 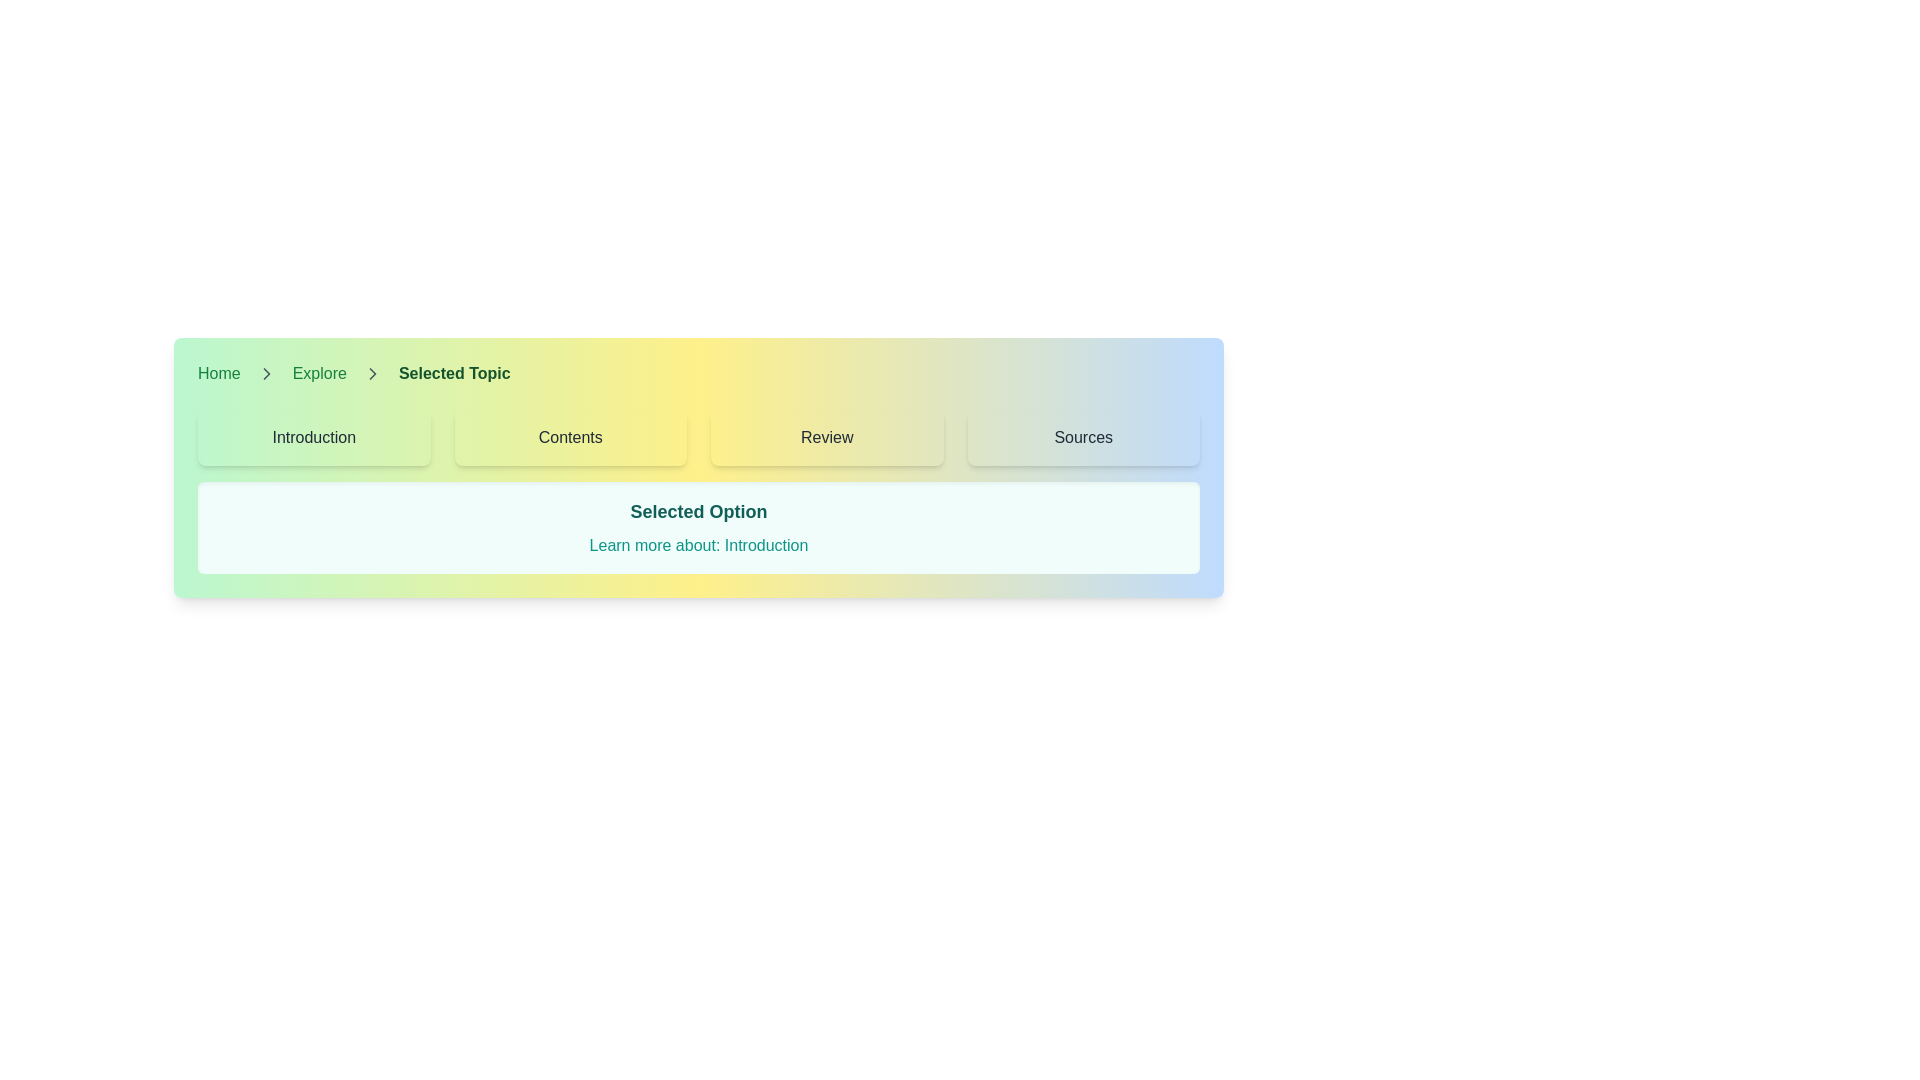 What do you see at coordinates (219, 374) in the screenshot?
I see `the 'Home' link in the breadcrumb navigation bar` at bounding box center [219, 374].